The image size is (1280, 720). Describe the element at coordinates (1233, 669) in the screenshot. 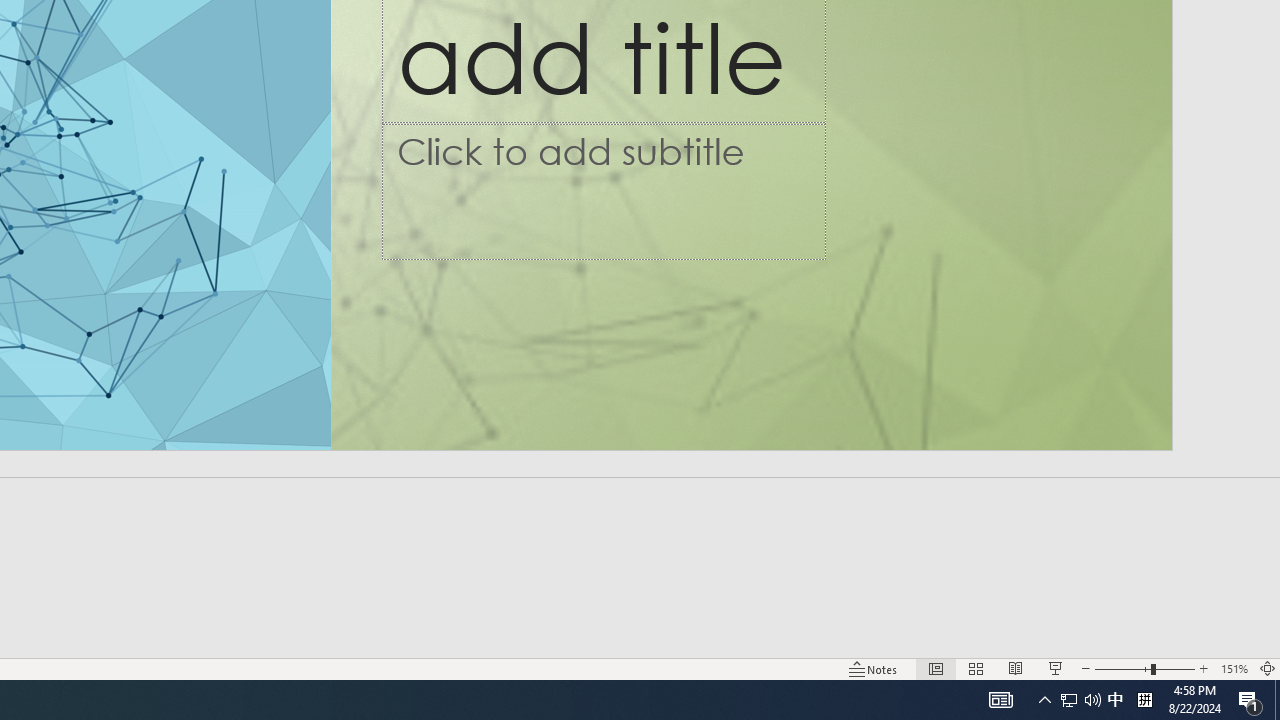

I see `'Zoom 151%'` at that location.